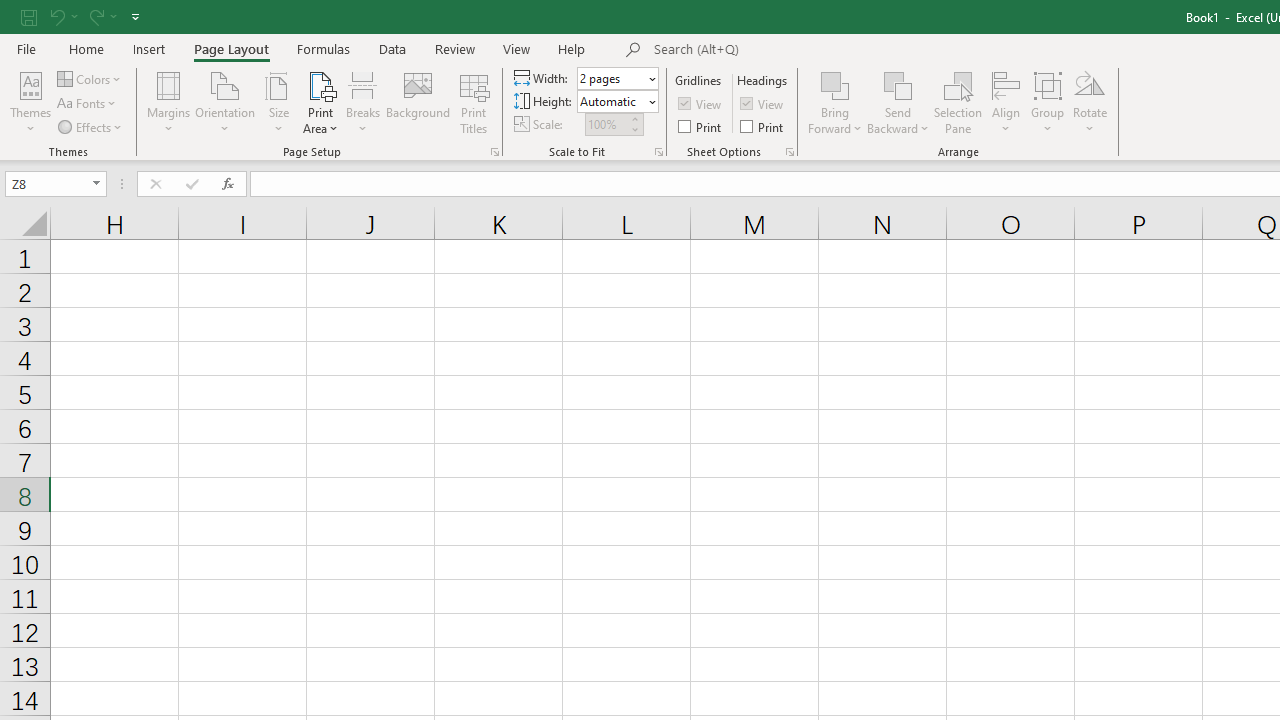 This screenshot has height=720, width=1280. I want to click on 'Send Backward', so click(897, 103).